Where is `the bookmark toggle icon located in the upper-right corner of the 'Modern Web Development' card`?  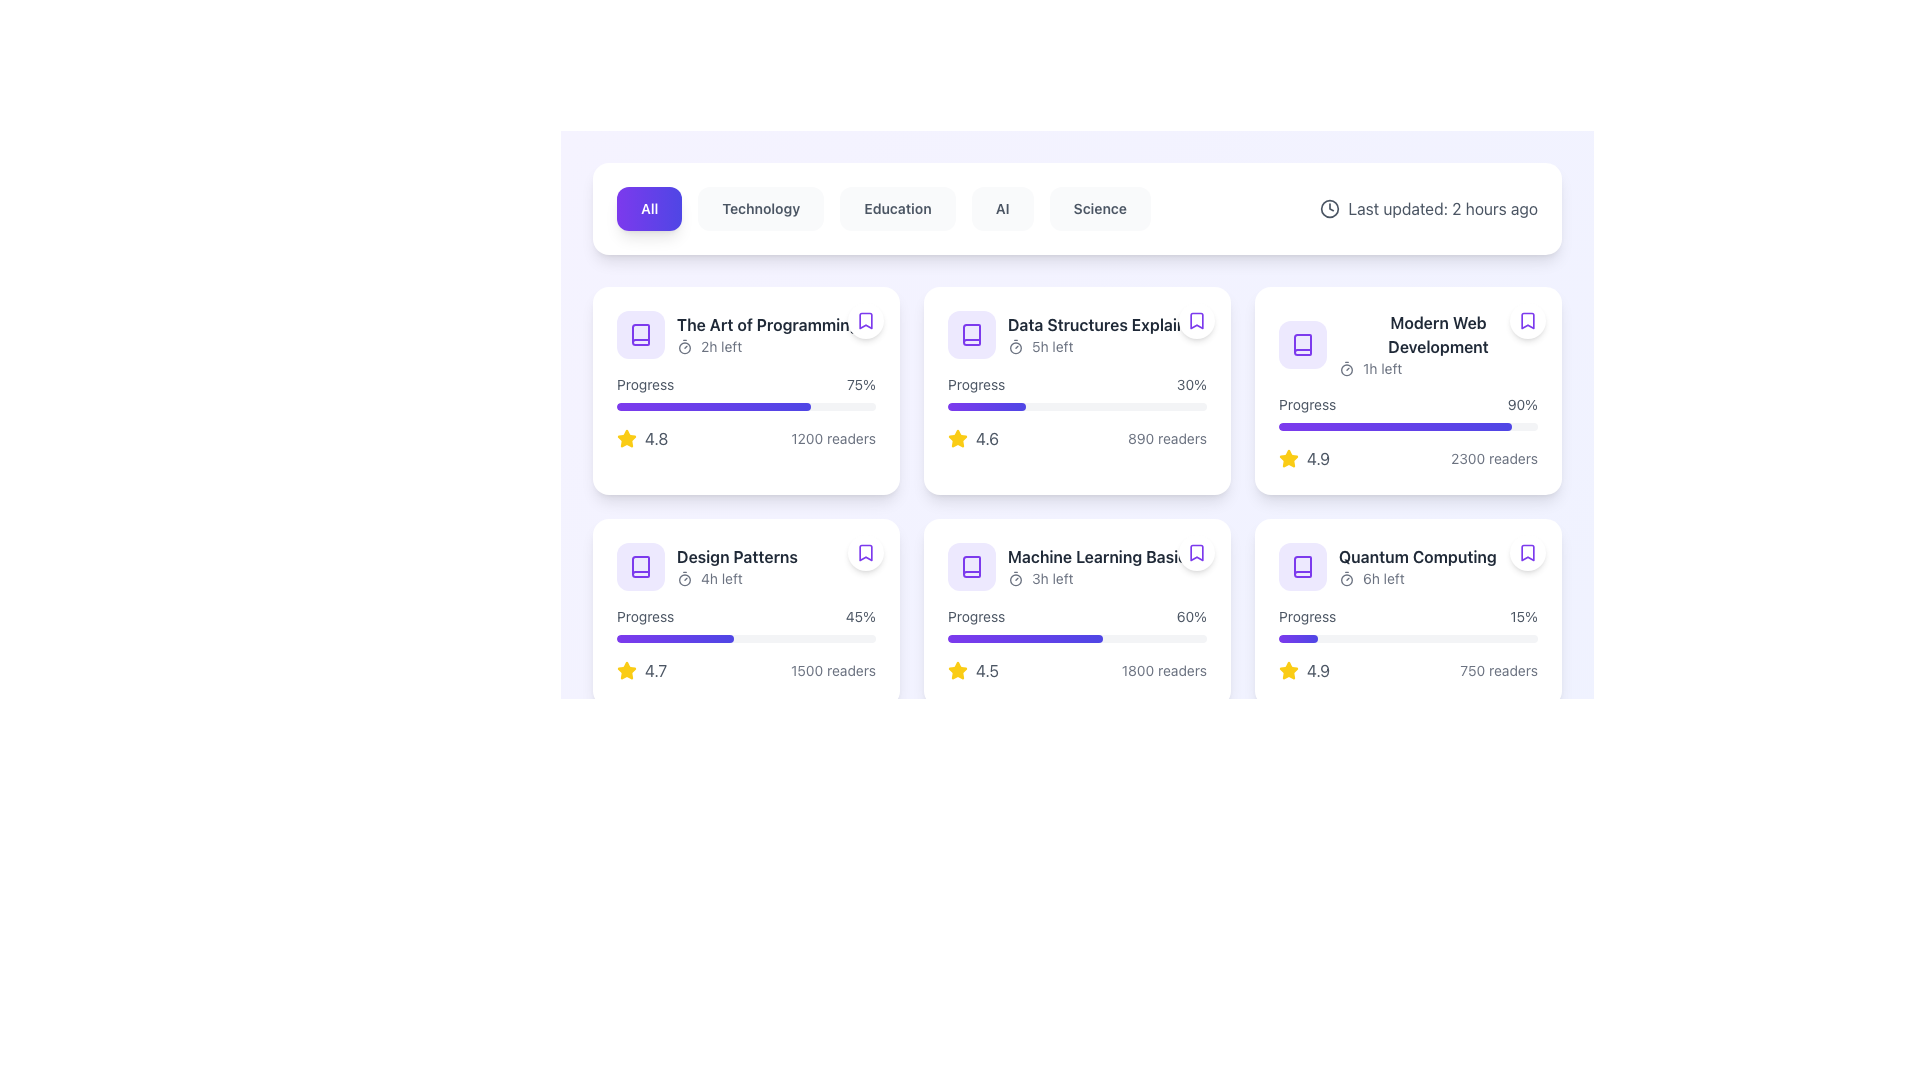 the bookmark toggle icon located in the upper-right corner of the 'Modern Web Development' card is located at coordinates (1526, 319).